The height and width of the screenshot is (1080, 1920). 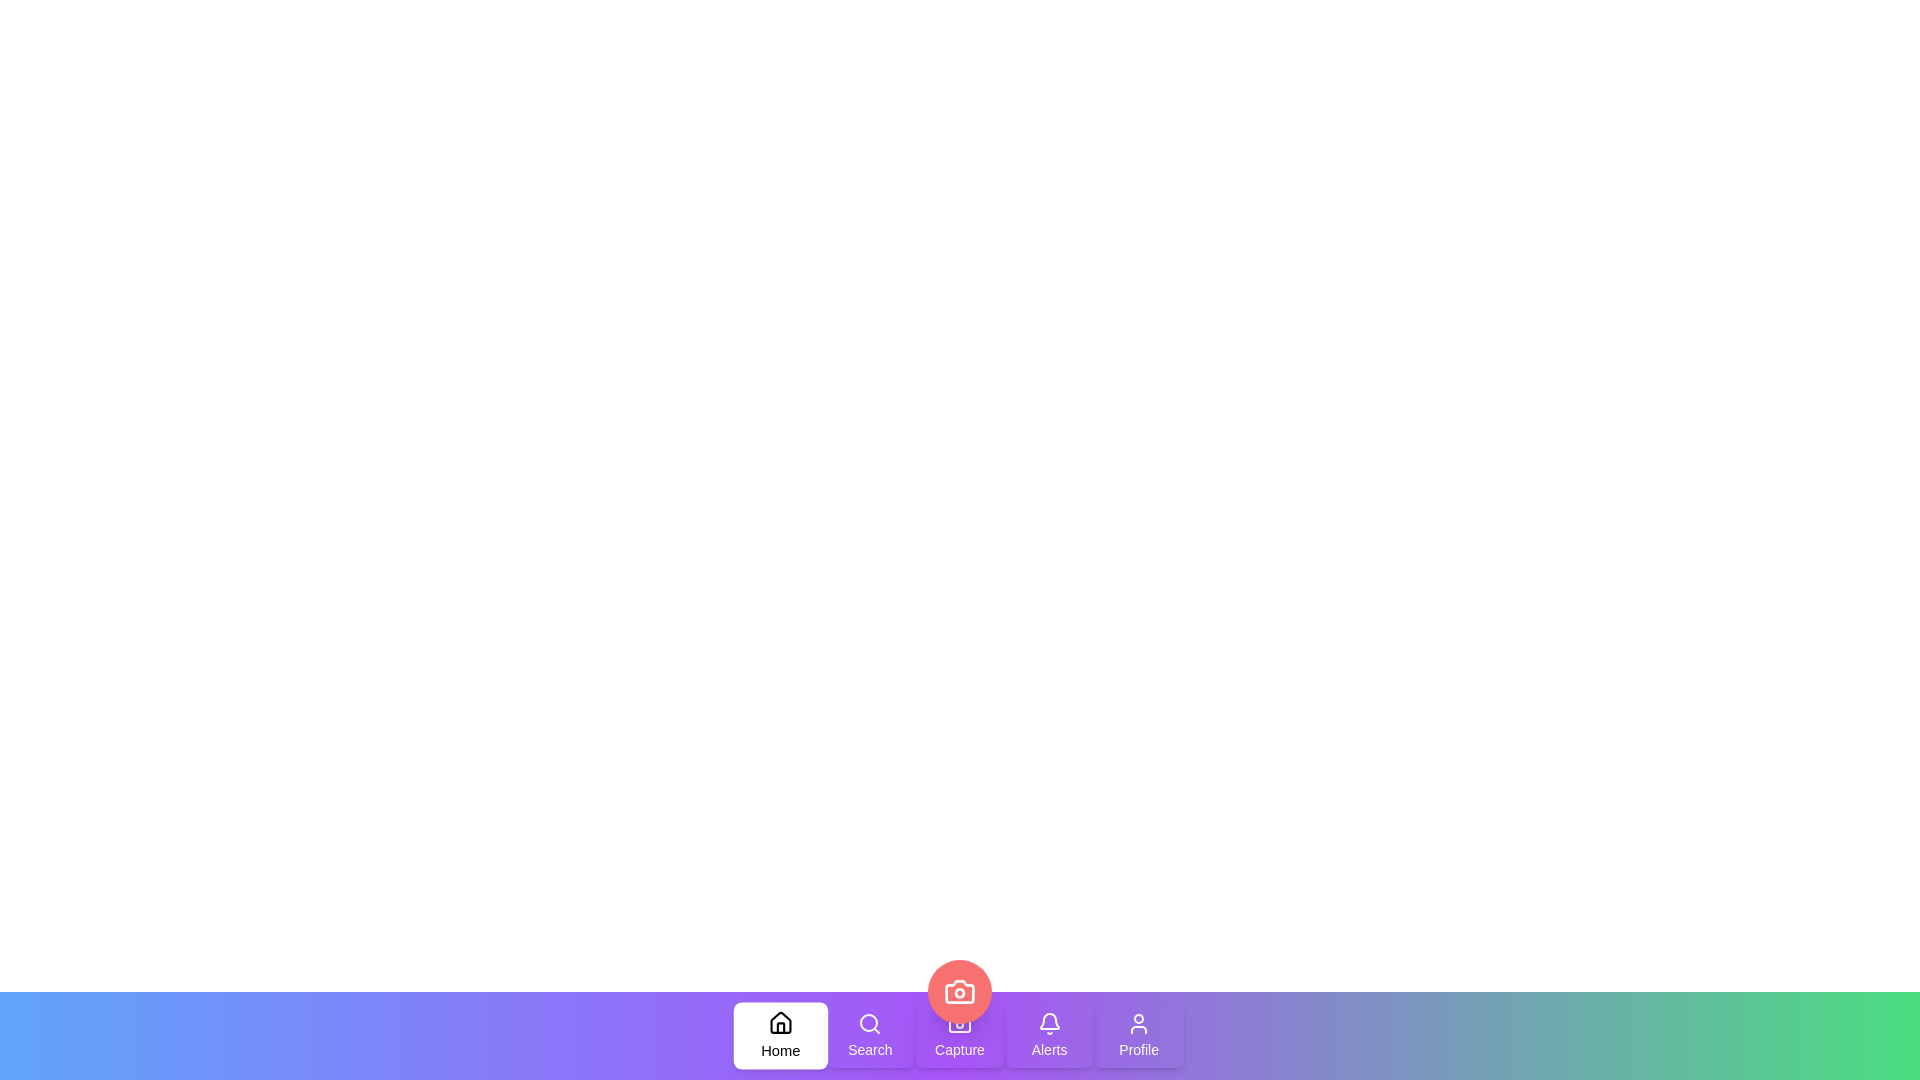 I want to click on the Capture tab to activate it, so click(x=960, y=1035).